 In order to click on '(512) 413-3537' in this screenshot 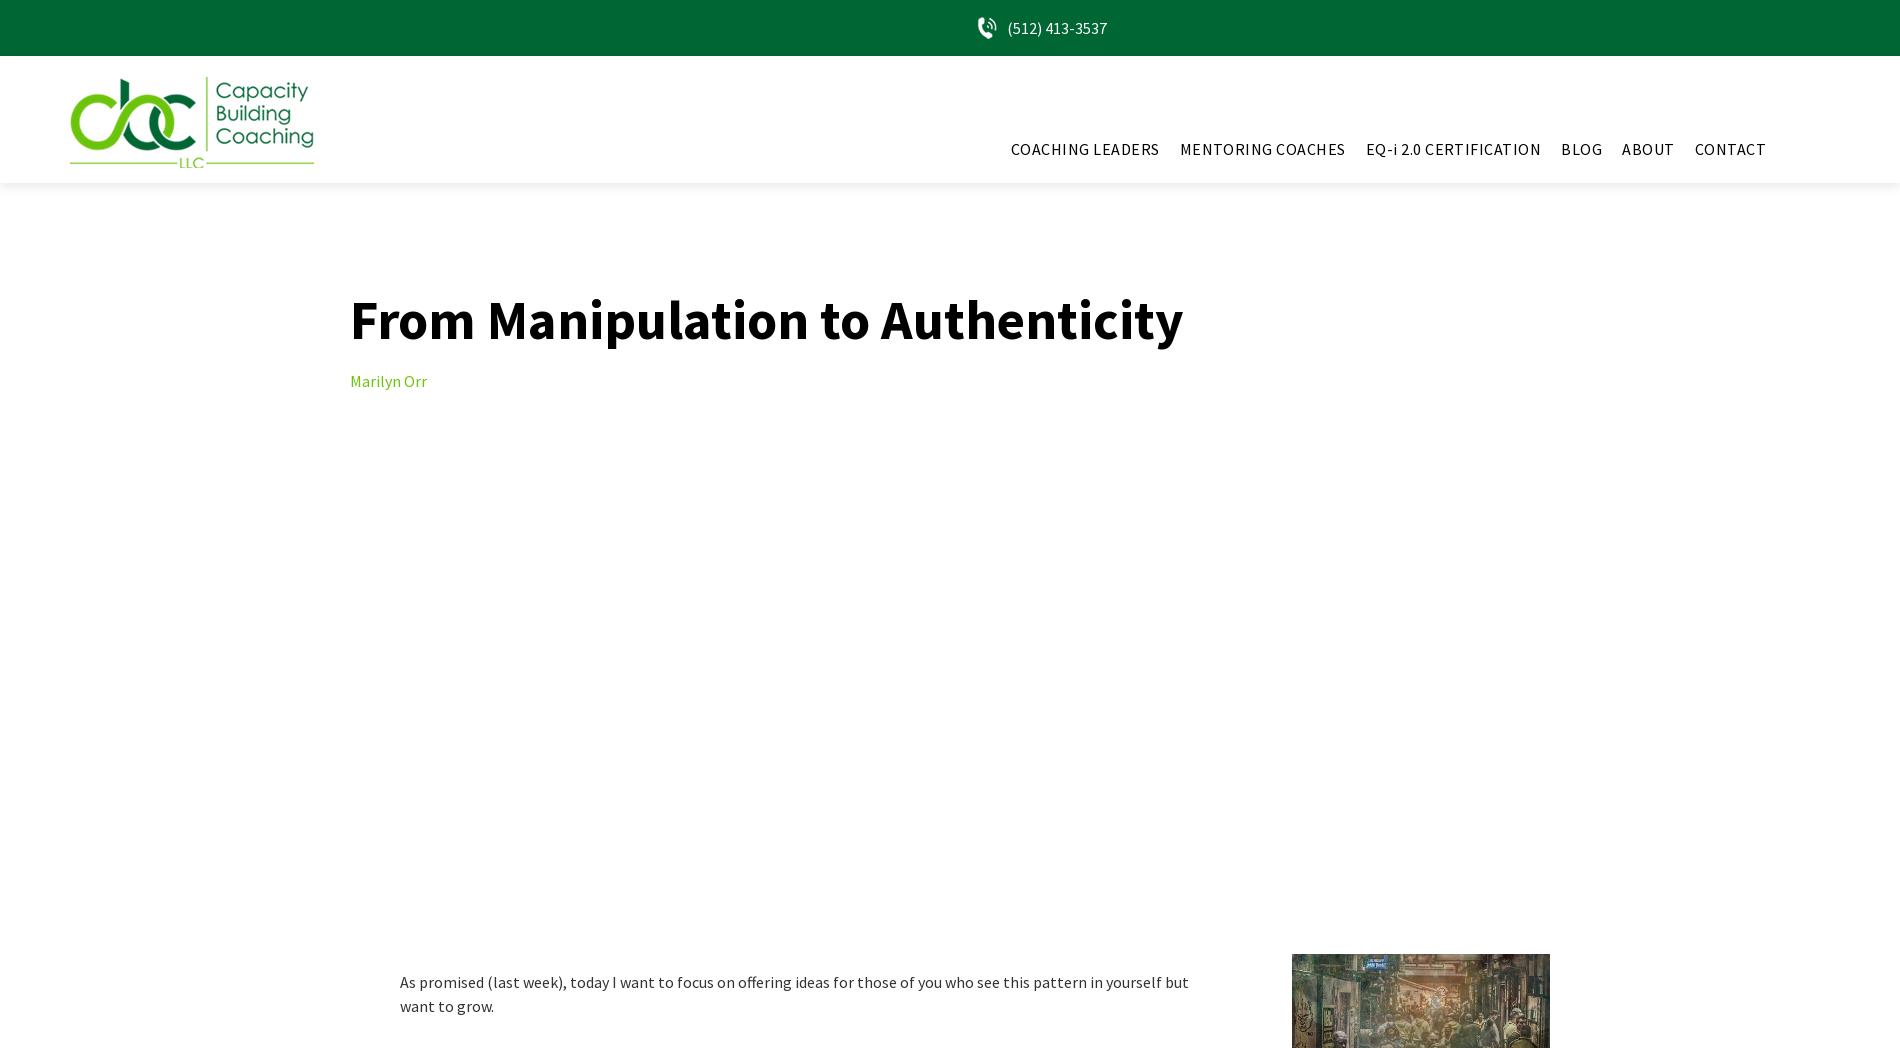, I will do `click(1056, 26)`.